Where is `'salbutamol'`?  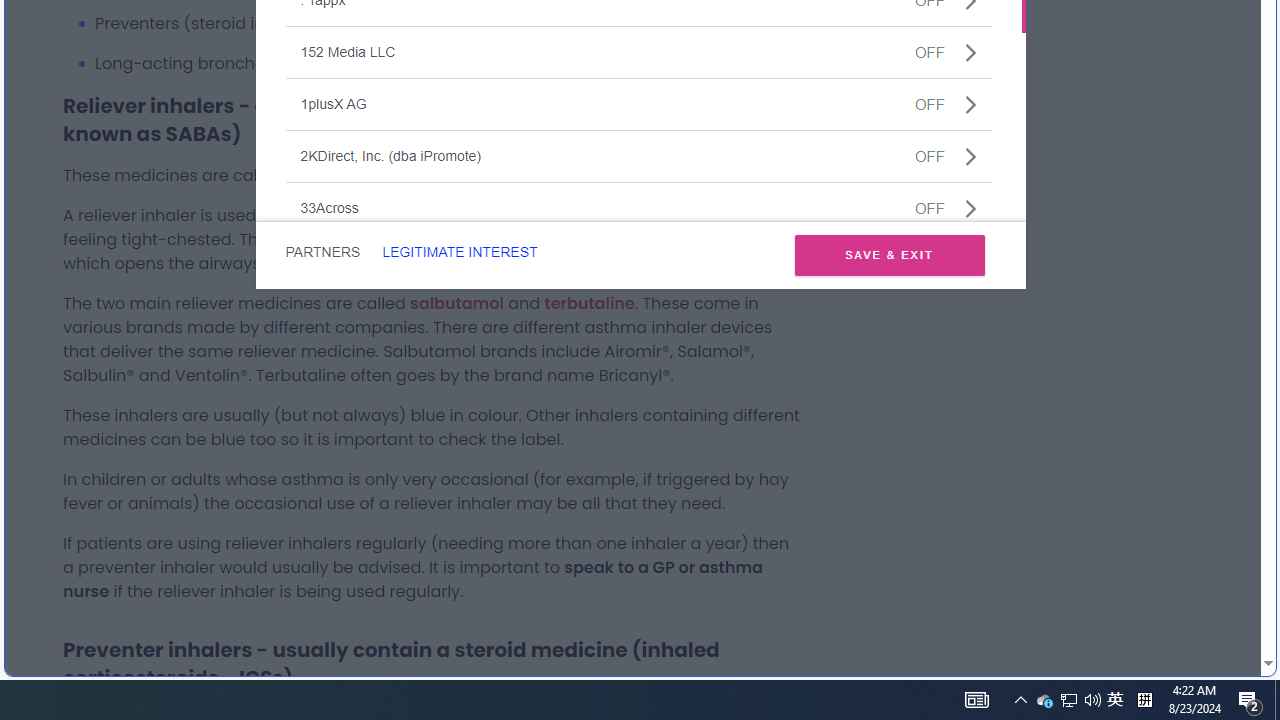
'salbutamol' is located at coordinates (455, 303).